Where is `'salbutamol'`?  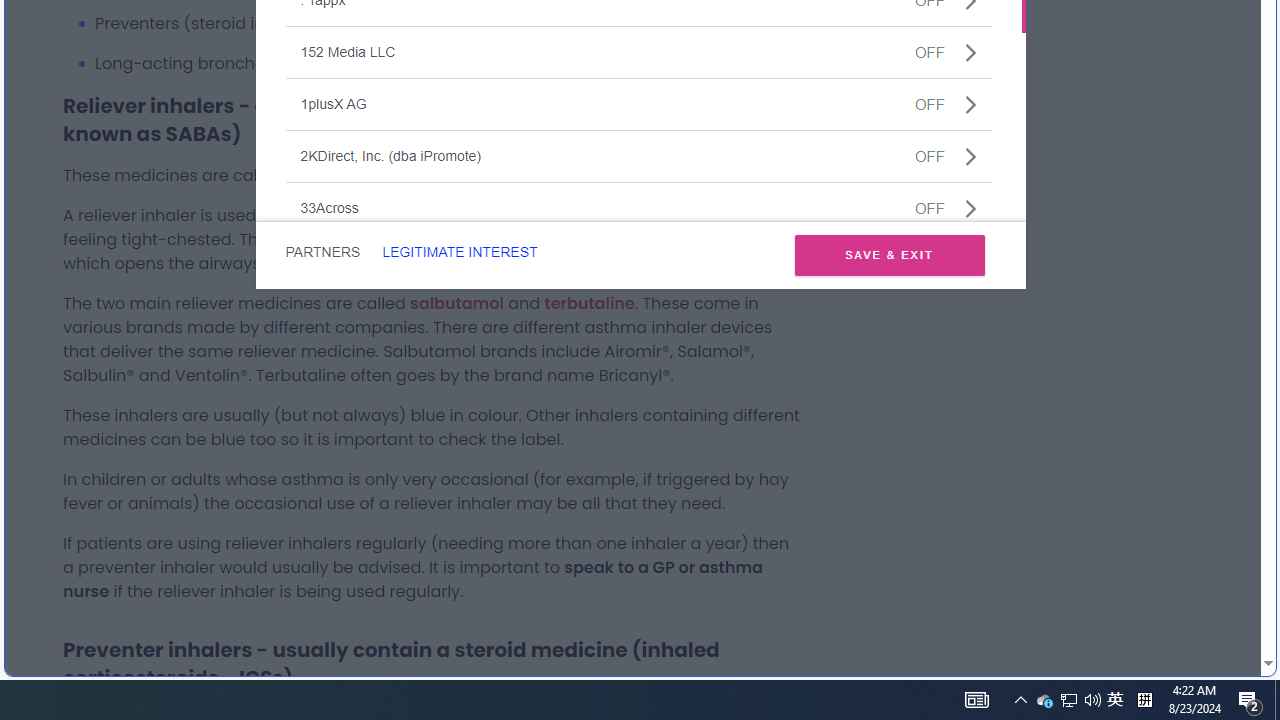
'salbutamol' is located at coordinates (455, 303).